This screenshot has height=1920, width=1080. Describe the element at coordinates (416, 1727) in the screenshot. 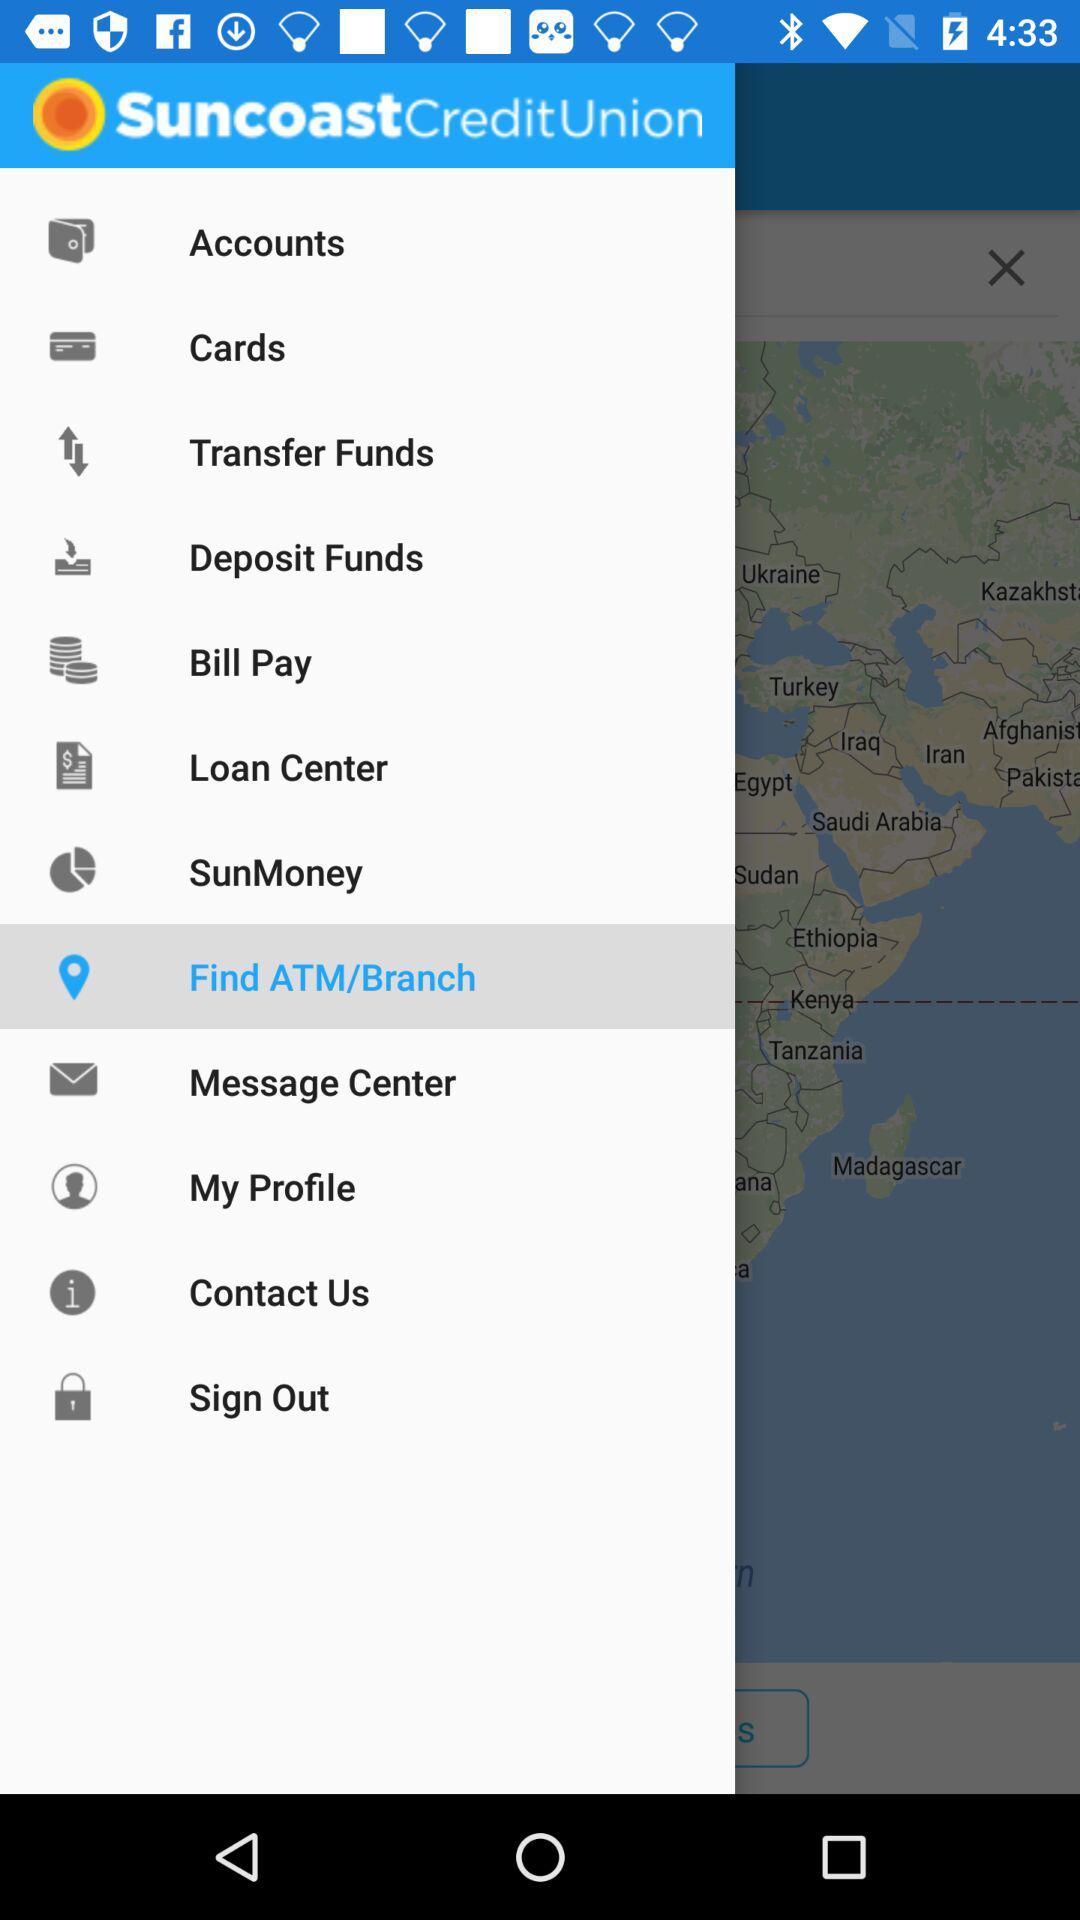

I see `icon next to the branches` at that location.